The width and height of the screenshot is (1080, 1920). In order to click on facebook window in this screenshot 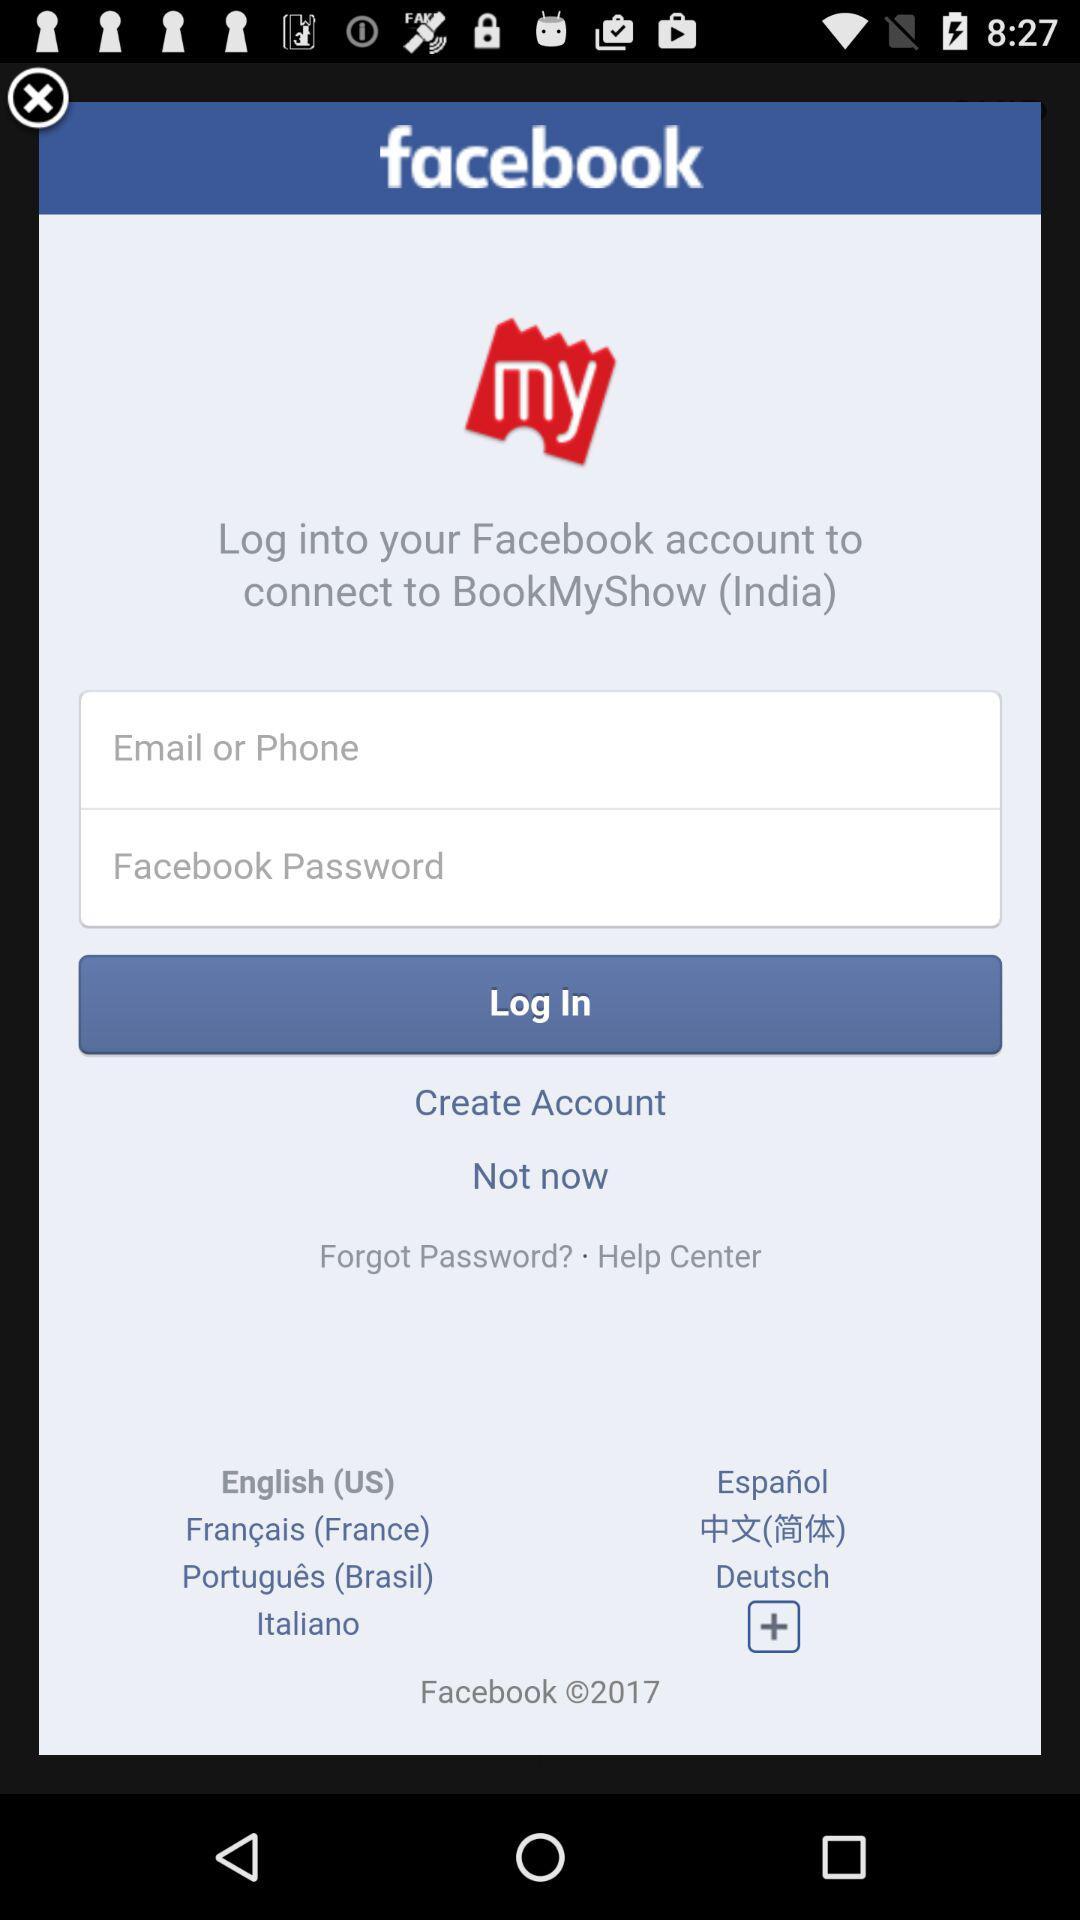, I will do `click(38, 100)`.